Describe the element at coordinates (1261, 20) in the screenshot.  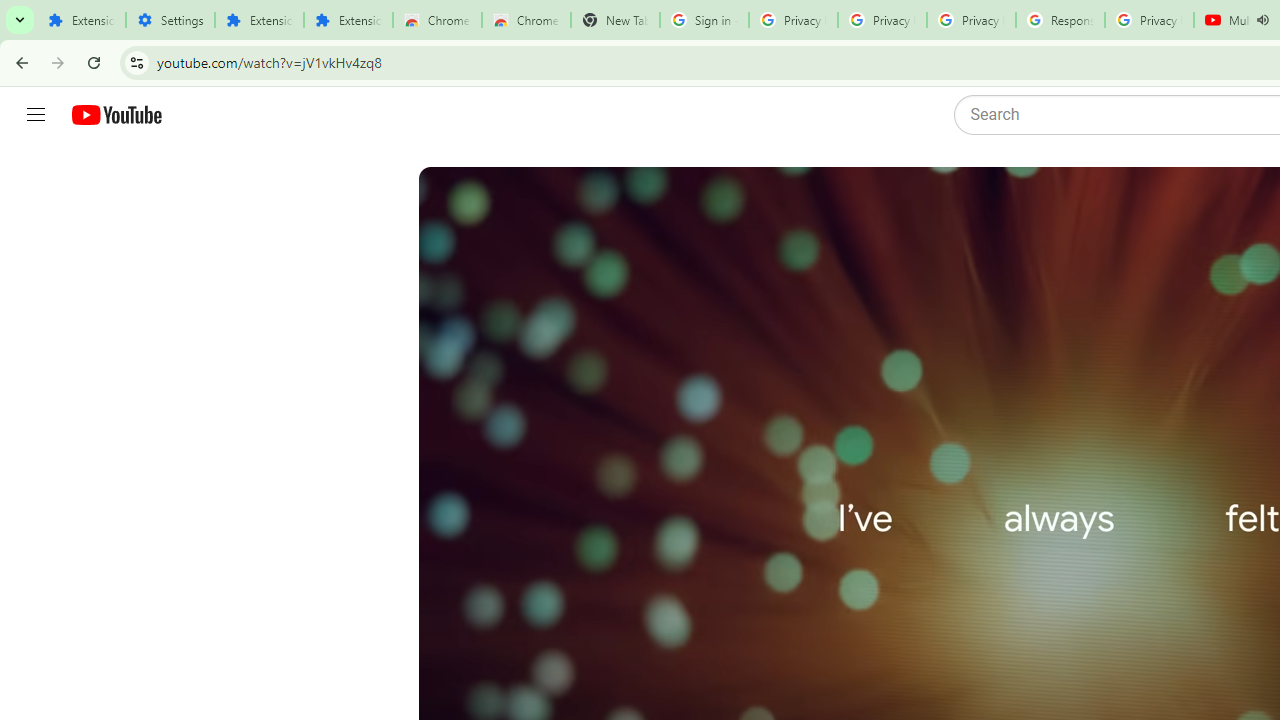
I see `'Mute tab'` at that location.